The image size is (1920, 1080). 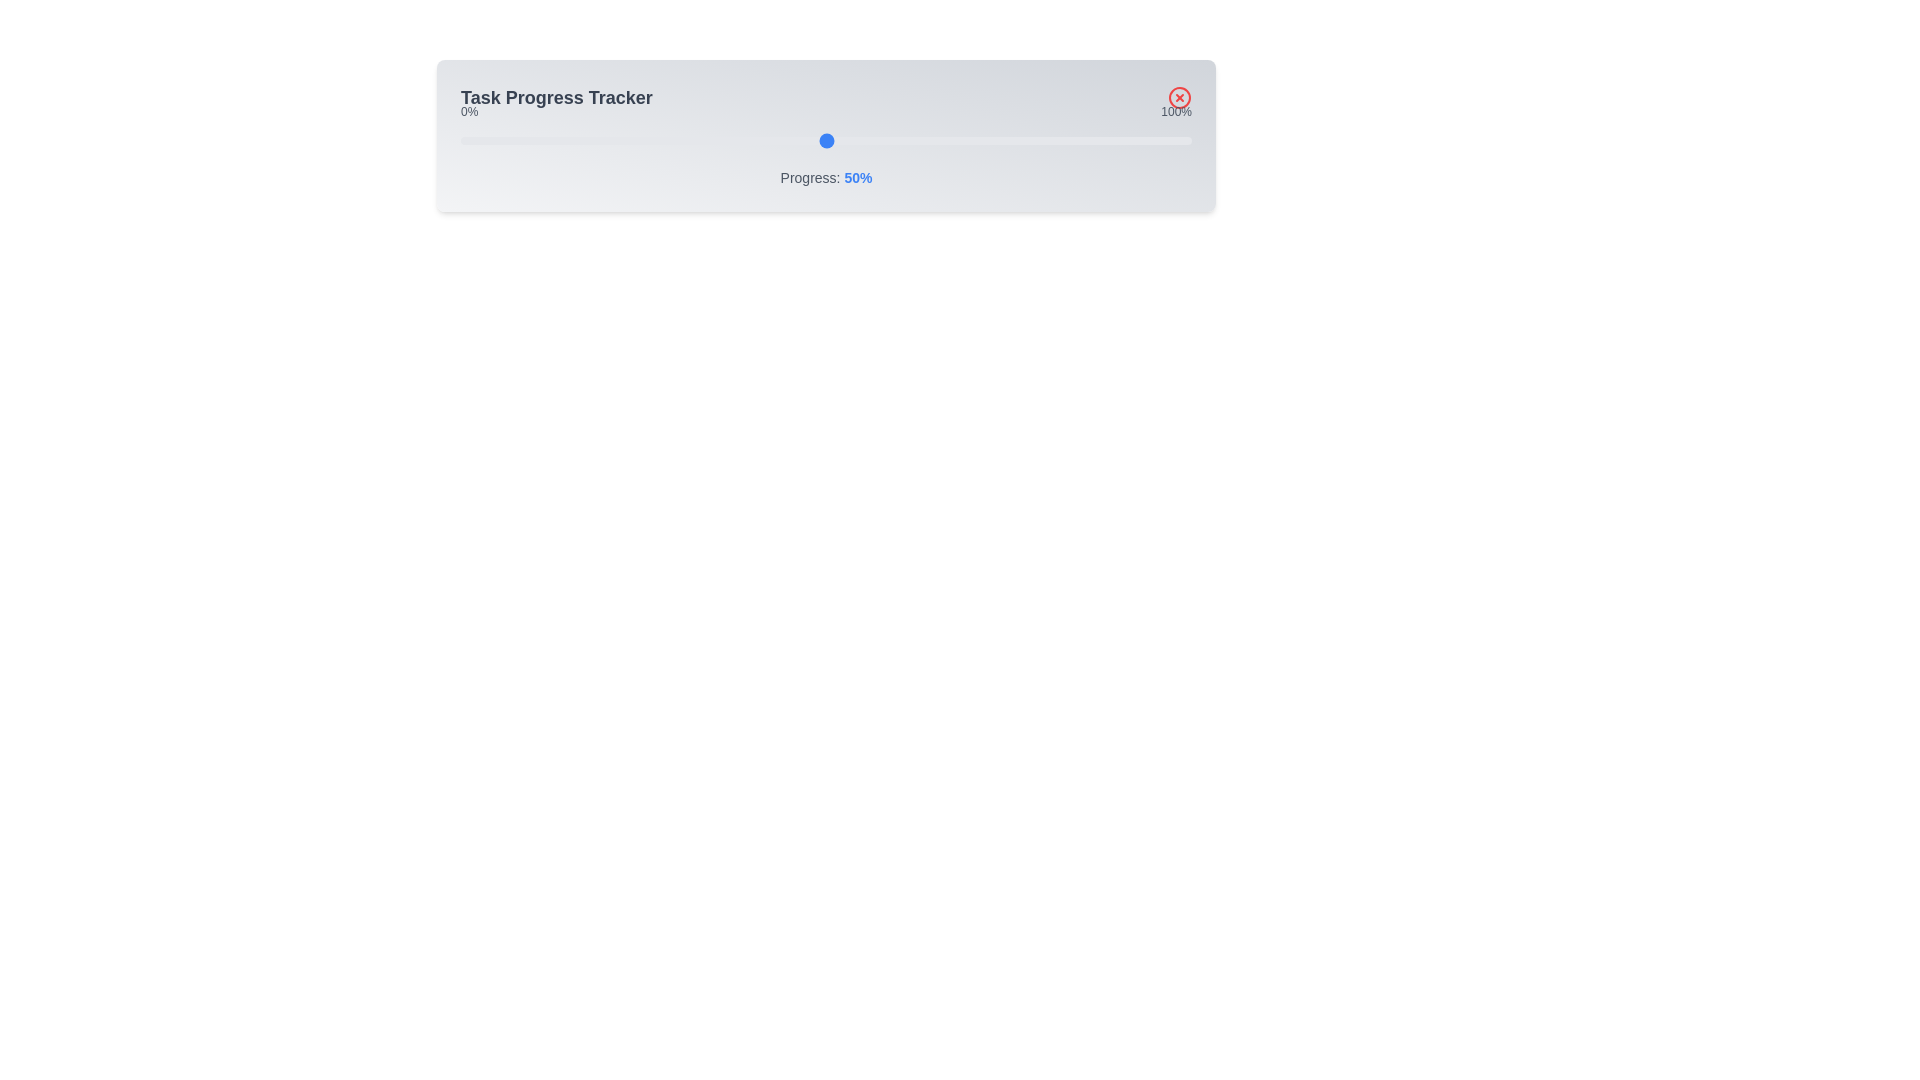 I want to click on the slider, so click(x=1088, y=140).